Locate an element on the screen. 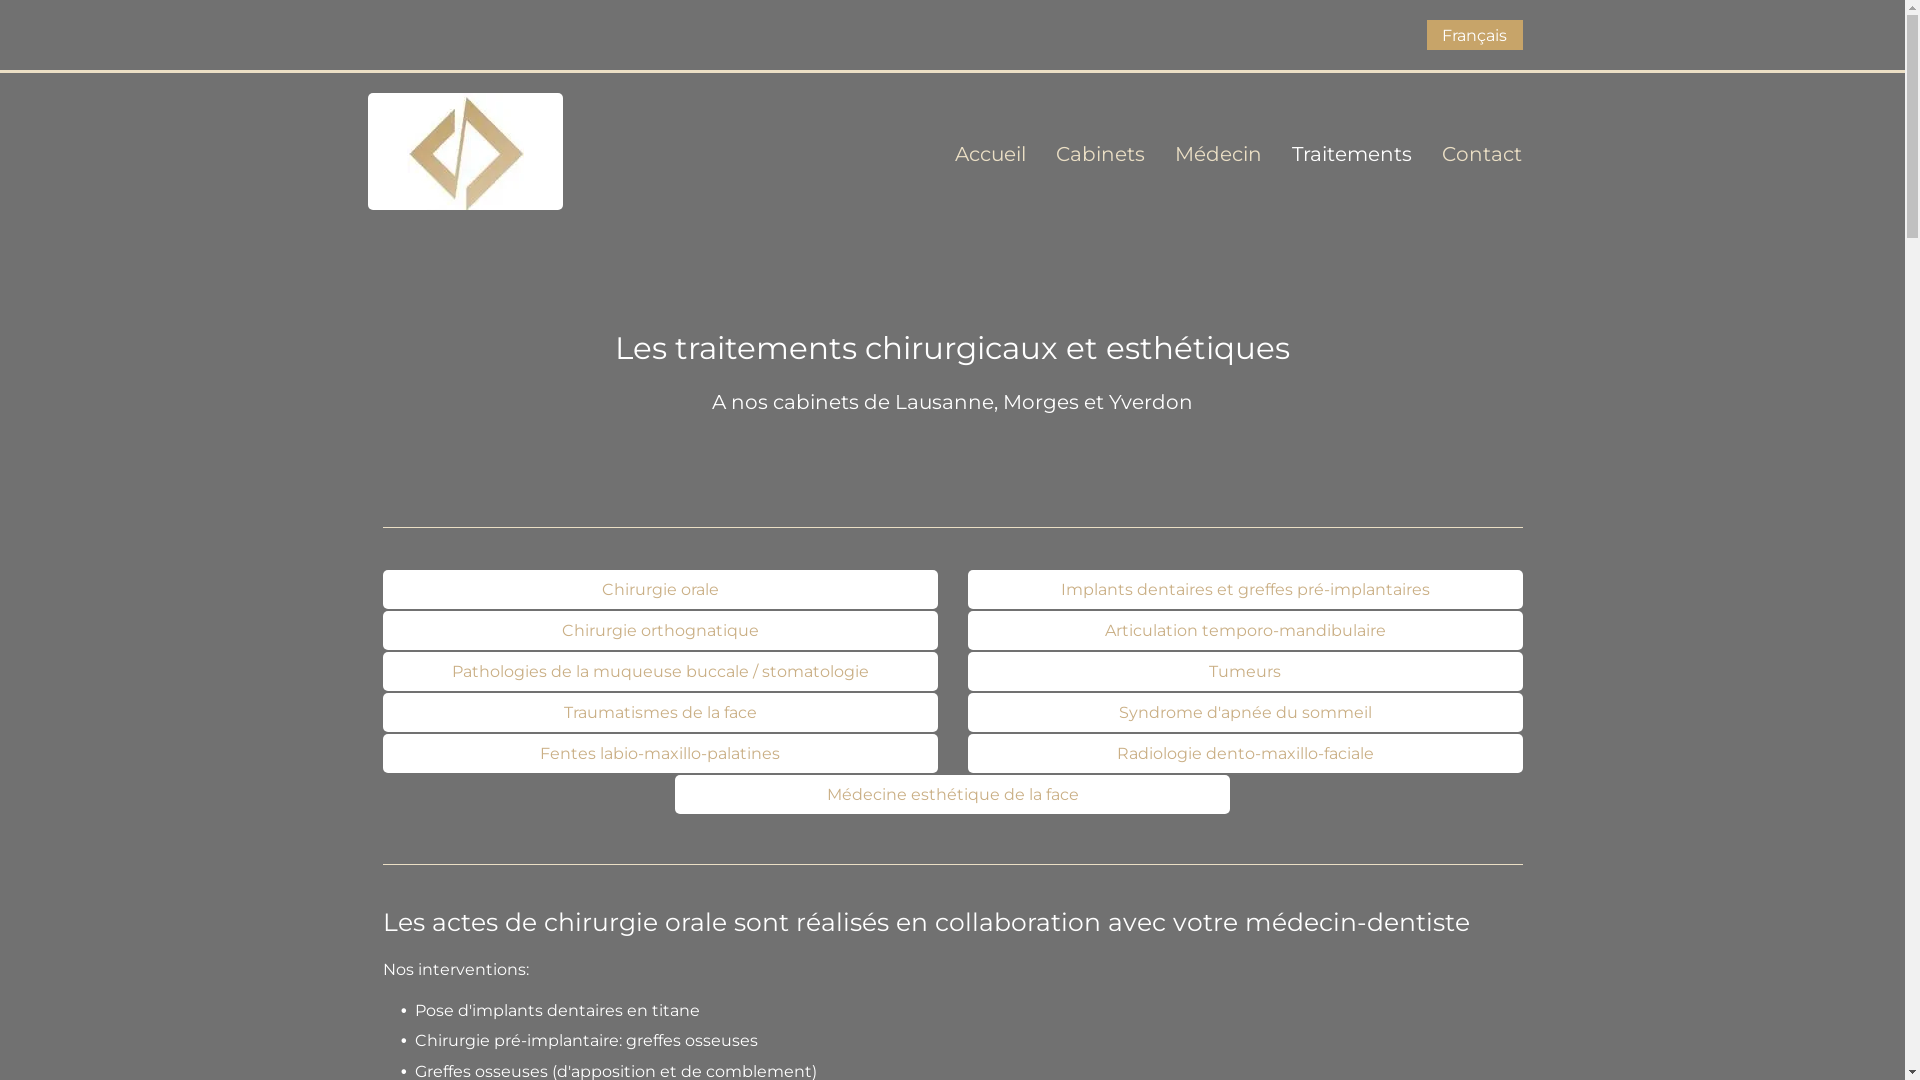  'Accueil' is located at coordinates (975, 153).